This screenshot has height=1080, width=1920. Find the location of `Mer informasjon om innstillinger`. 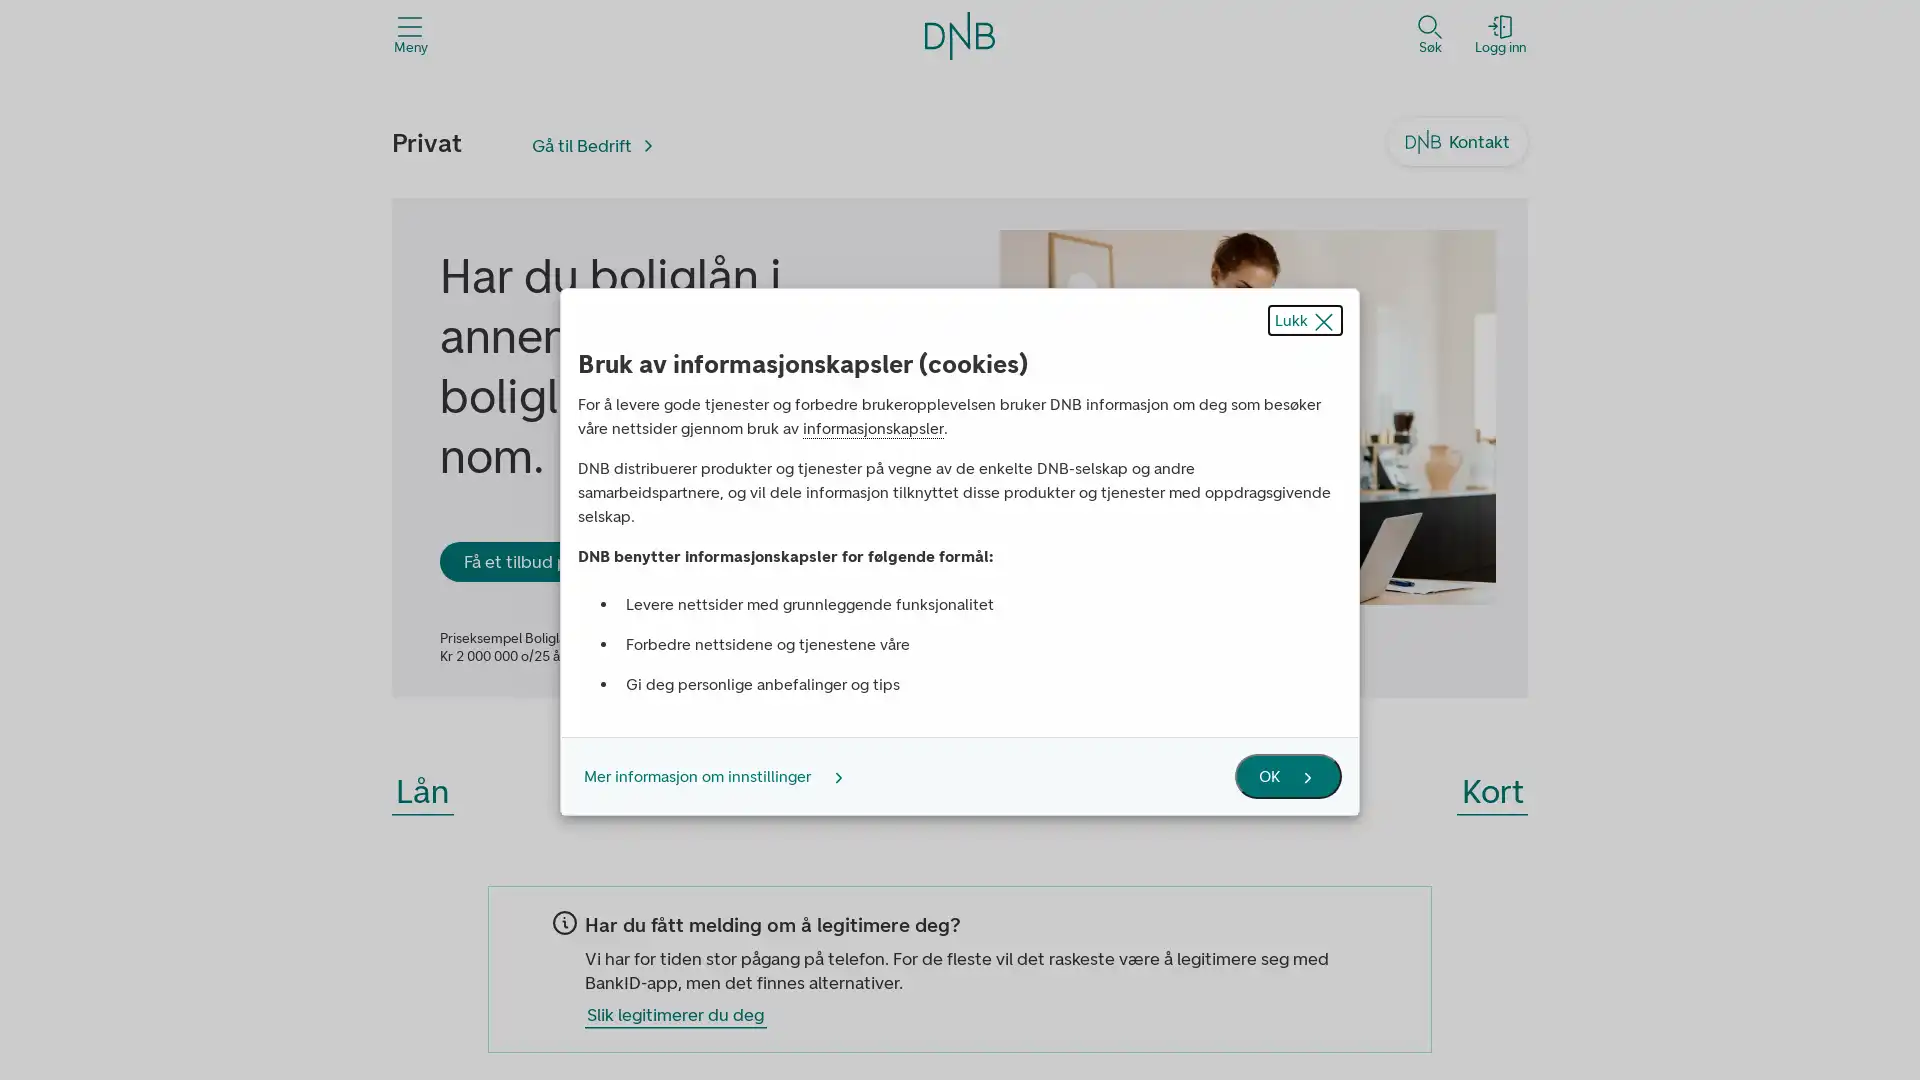

Mer informasjon om innstillinger is located at coordinates (706, 774).